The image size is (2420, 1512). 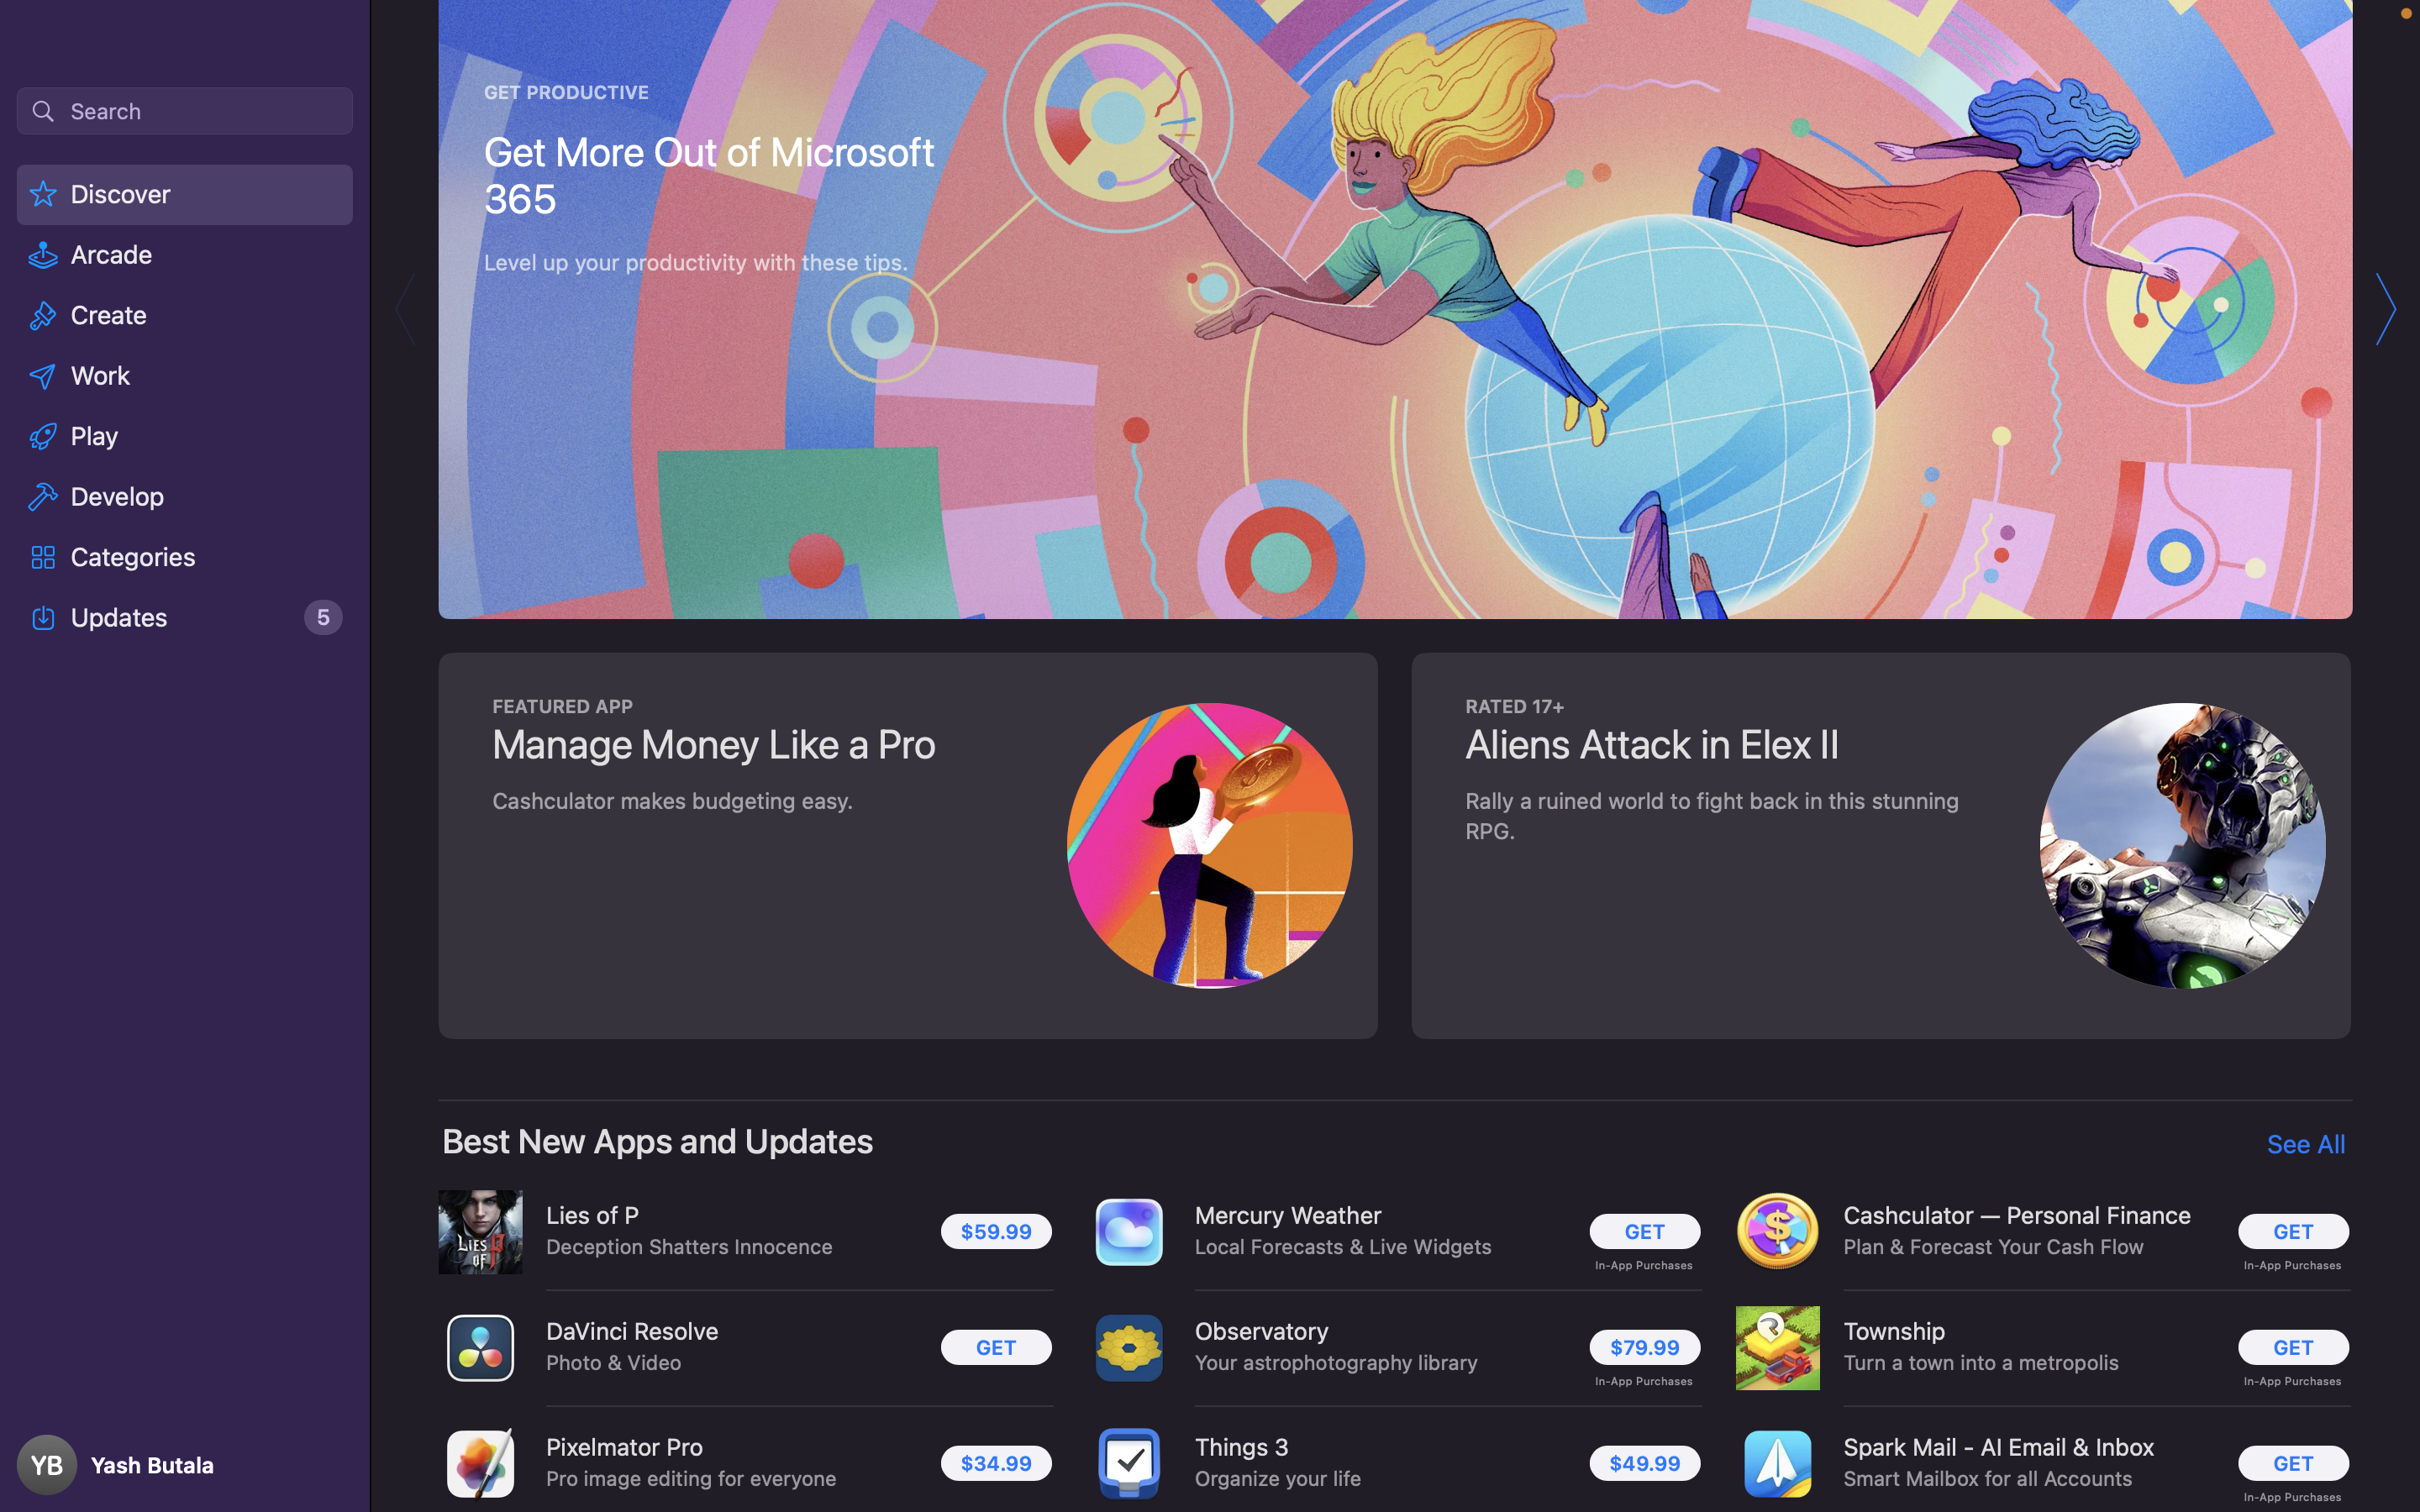 What do you see at coordinates (185, 617) in the screenshot?
I see `the "Updates" page` at bounding box center [185, 617].